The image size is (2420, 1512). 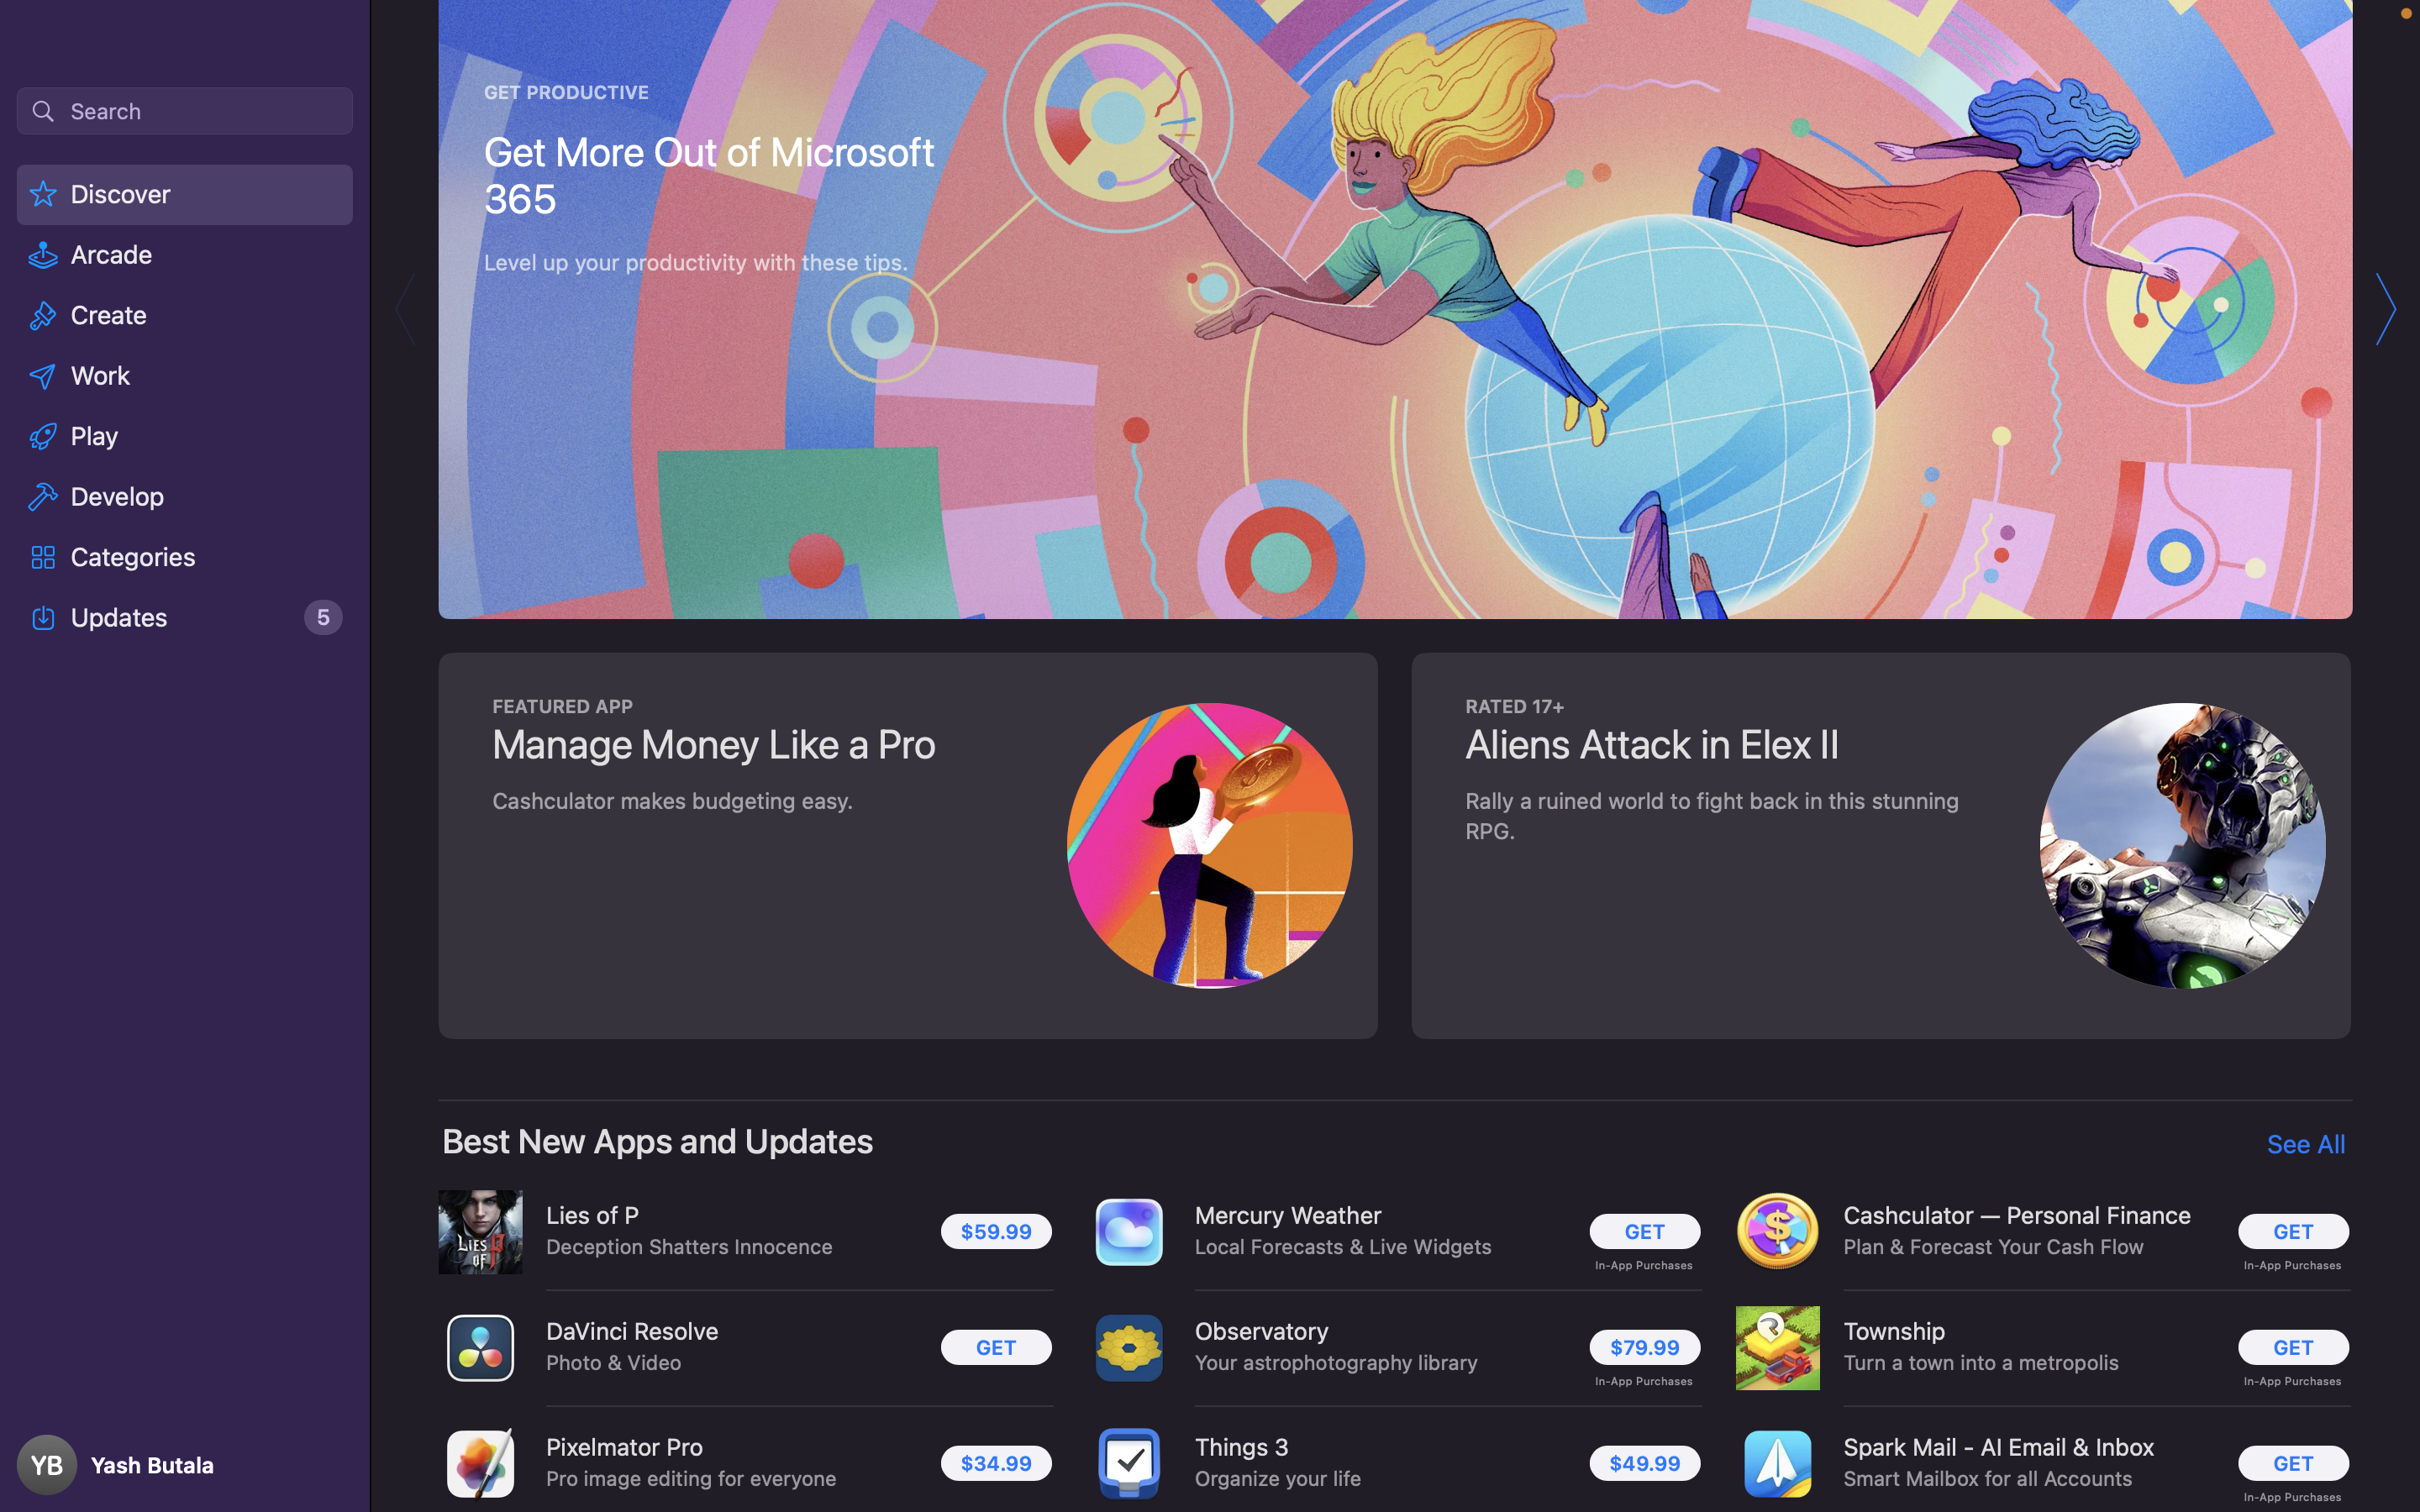 What do you see at coordinates (185, 617) in the screenshot?
I see `the "Updates" page` at bounding box center [185, 617].